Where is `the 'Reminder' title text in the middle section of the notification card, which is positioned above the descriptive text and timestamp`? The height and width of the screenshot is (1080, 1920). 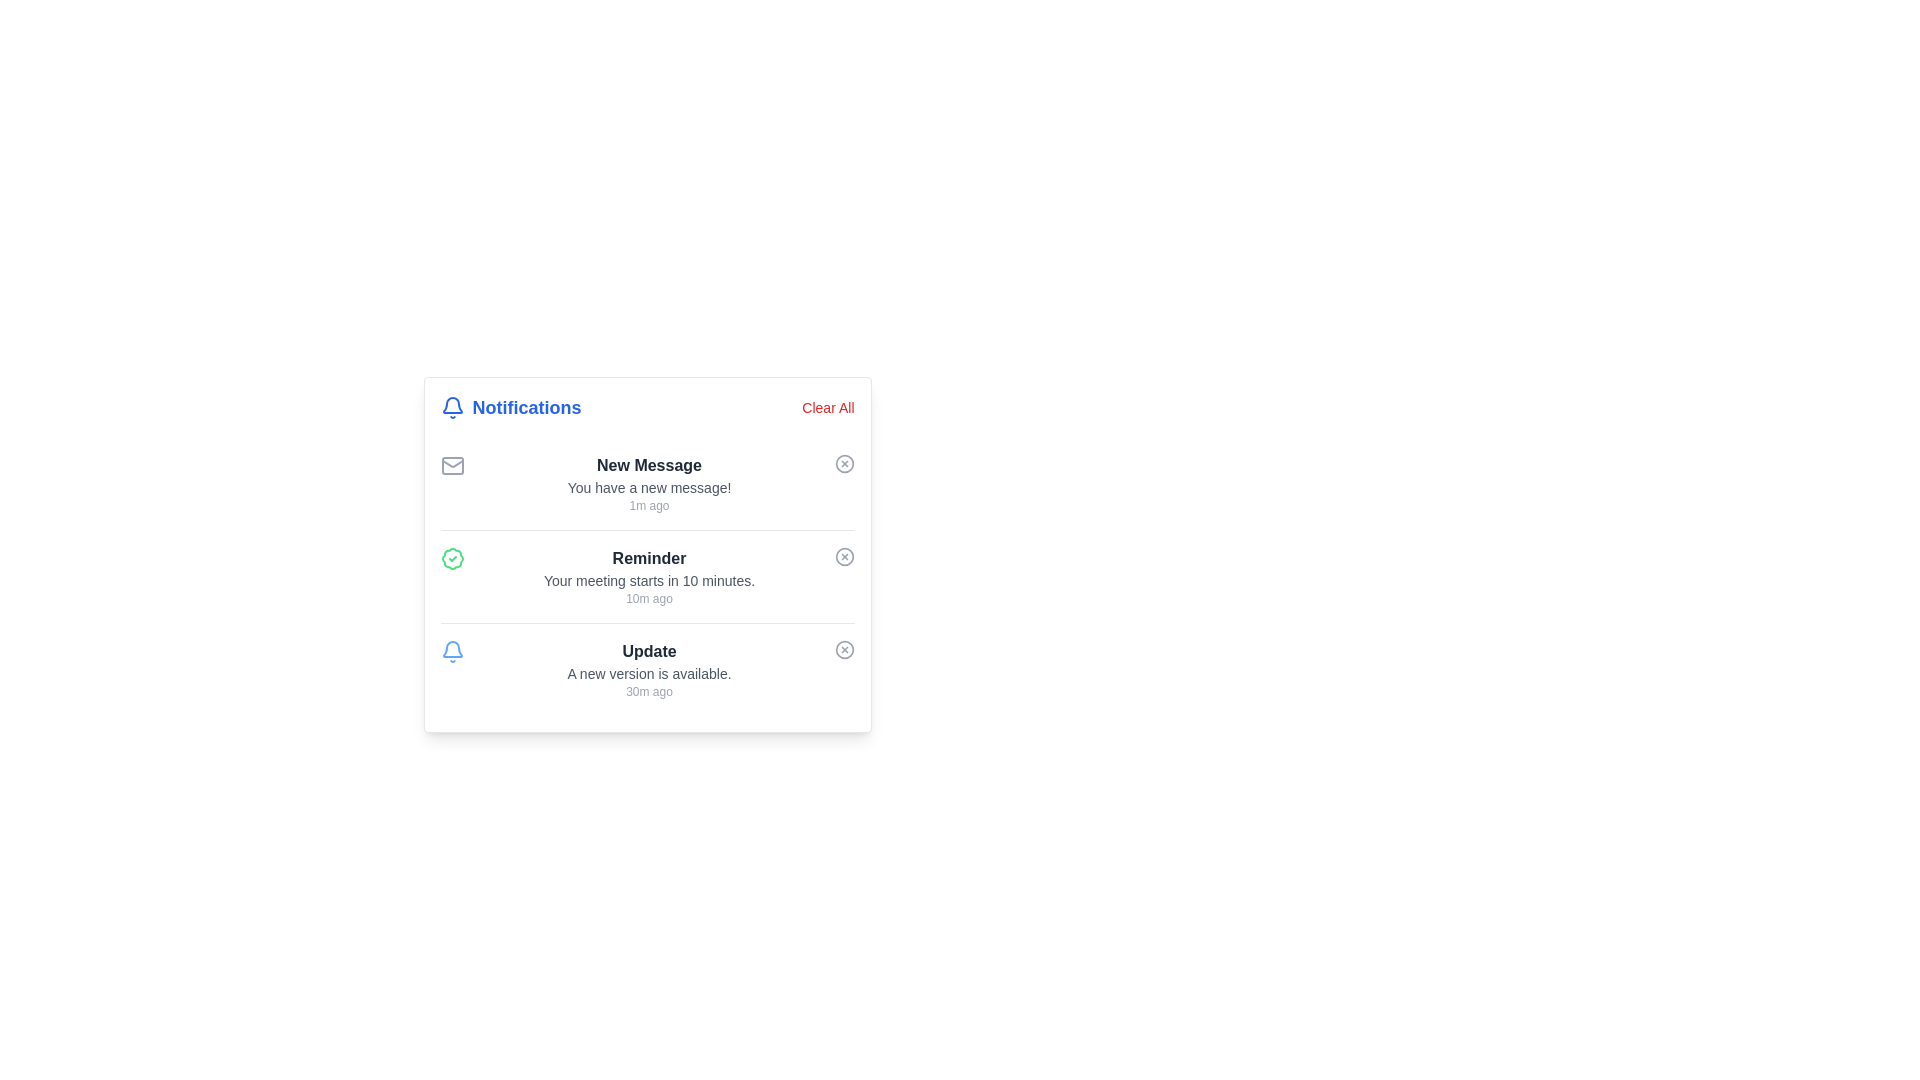 the 'Reminder' title text in the middle section of the notification card, which is positioned above the descriptive text and timestamp is located at coordinates (649, 559).